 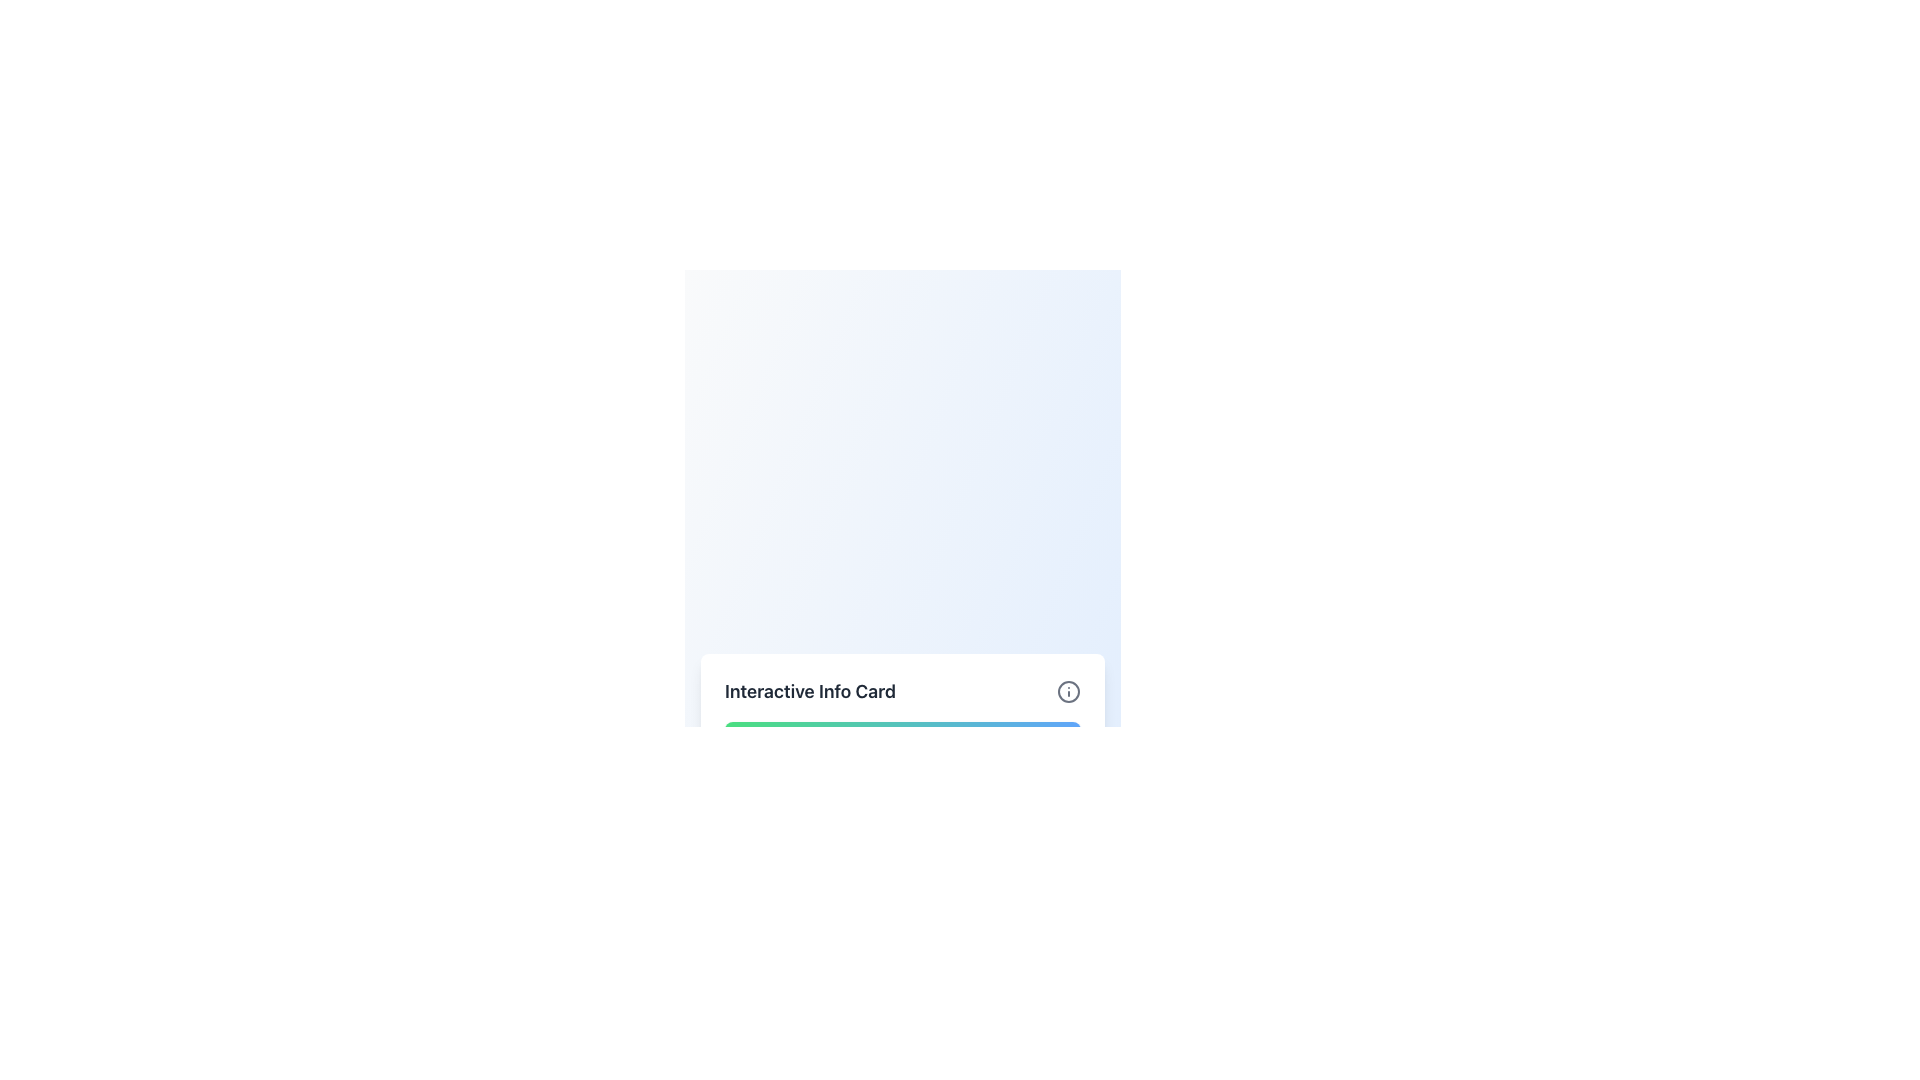 I want to click on text from the Text Label located in the header area, which serves as a title or label for the associated card or section, so click(x=810, y=690).